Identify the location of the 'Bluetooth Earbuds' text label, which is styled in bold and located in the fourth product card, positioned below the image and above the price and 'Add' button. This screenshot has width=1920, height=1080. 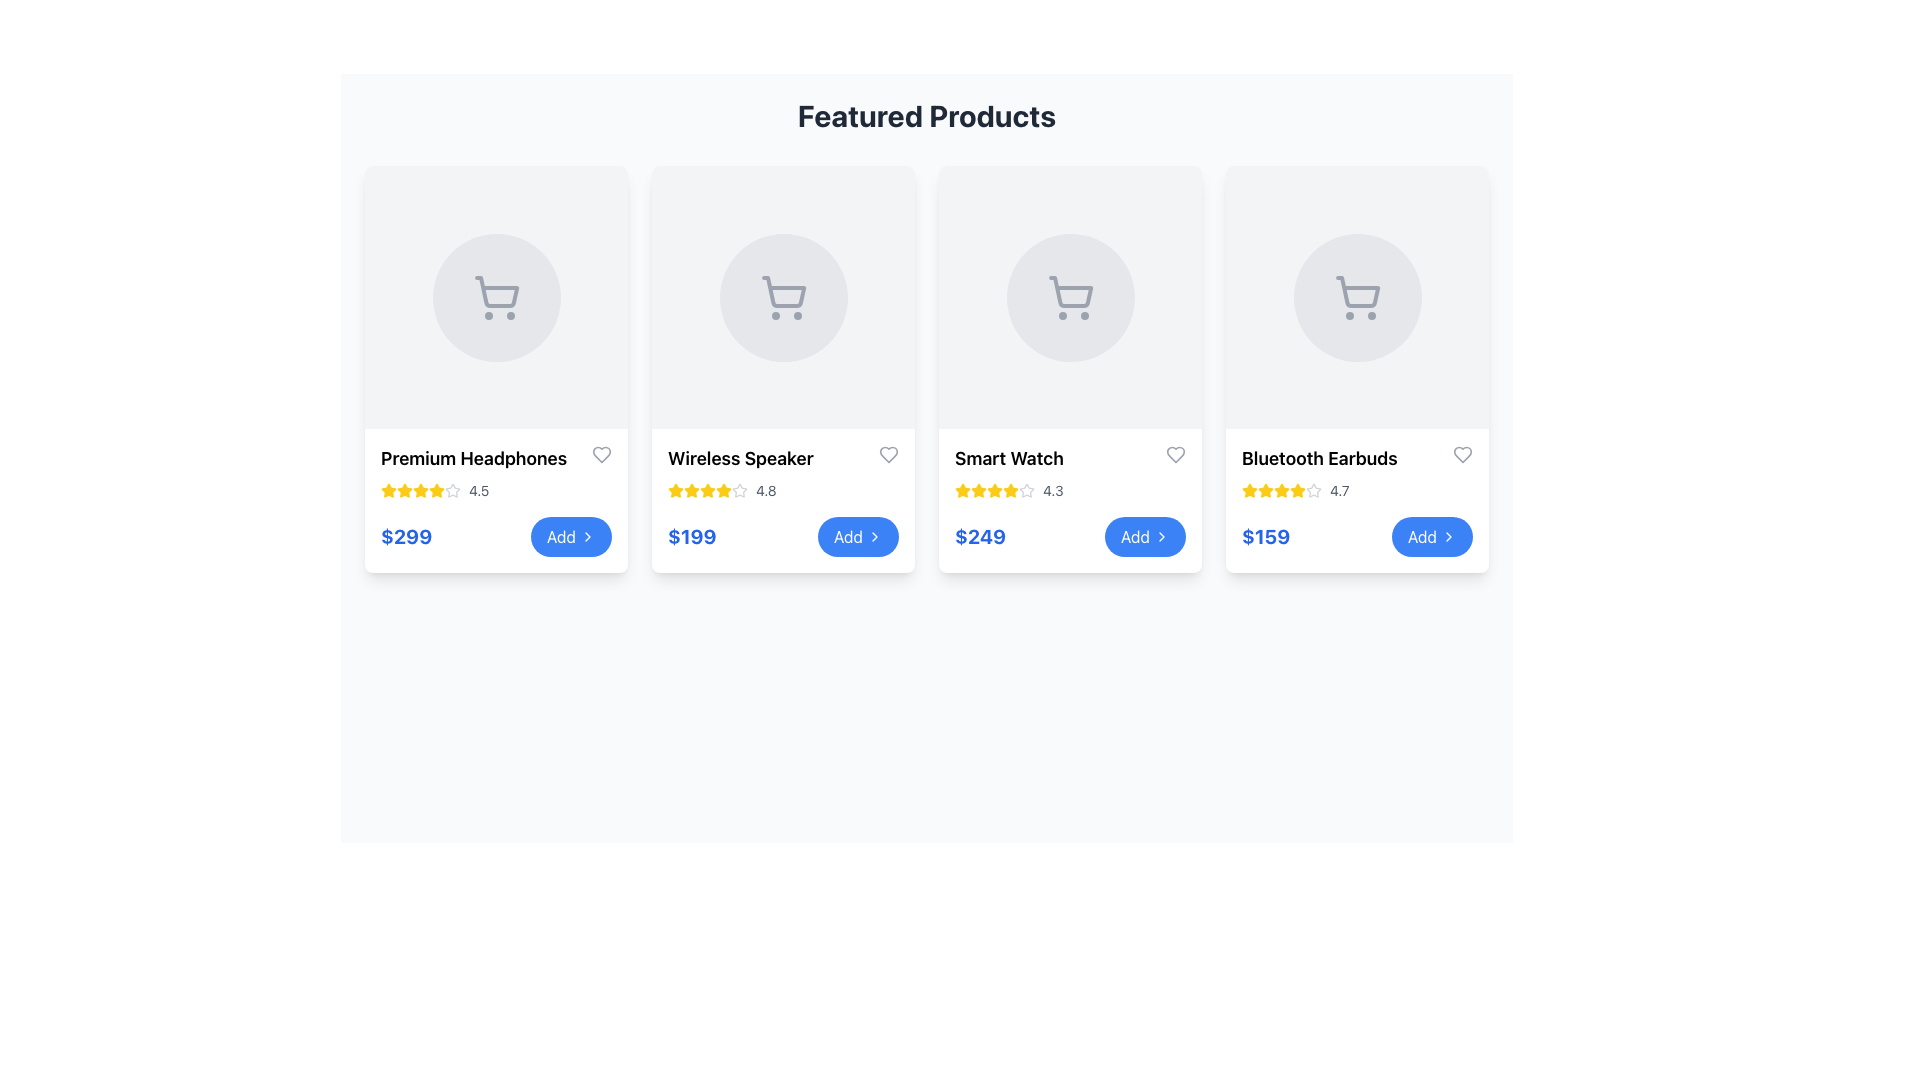
(1319, 459).